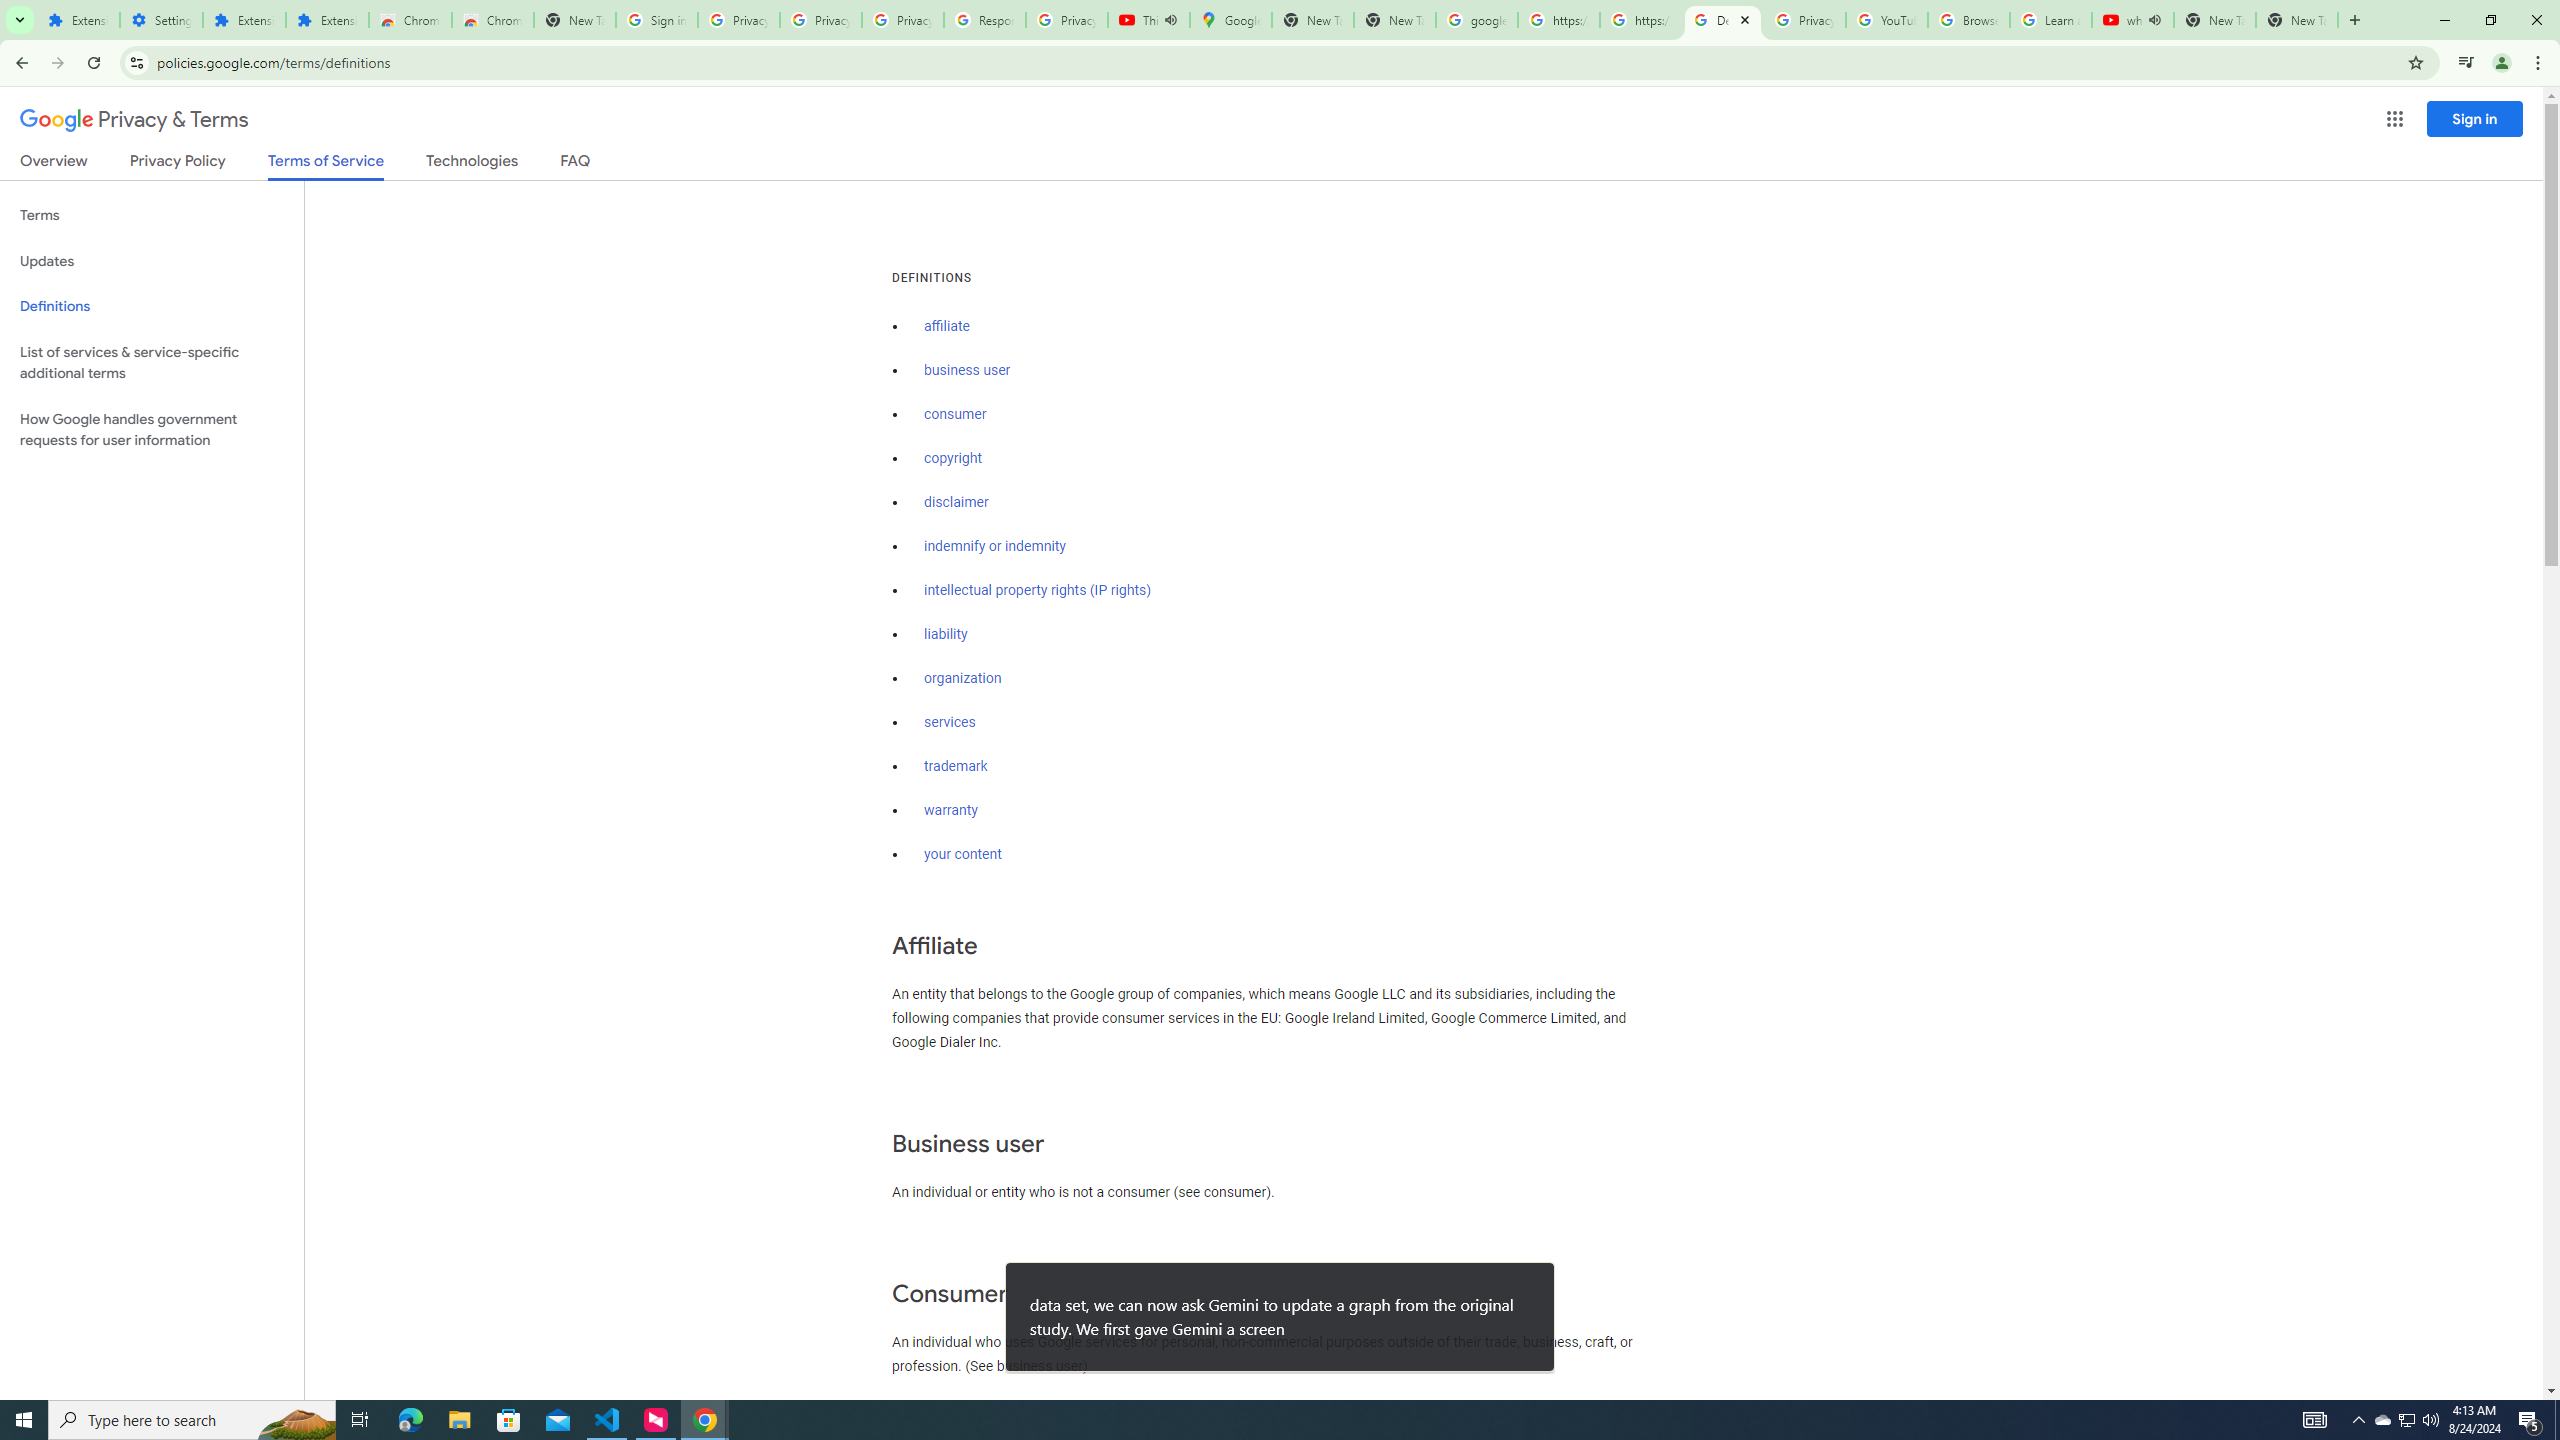 The width and height of the screenshot is (2560, 1440). I want to click on 'indemnify or indemnity', so click(994, 547).